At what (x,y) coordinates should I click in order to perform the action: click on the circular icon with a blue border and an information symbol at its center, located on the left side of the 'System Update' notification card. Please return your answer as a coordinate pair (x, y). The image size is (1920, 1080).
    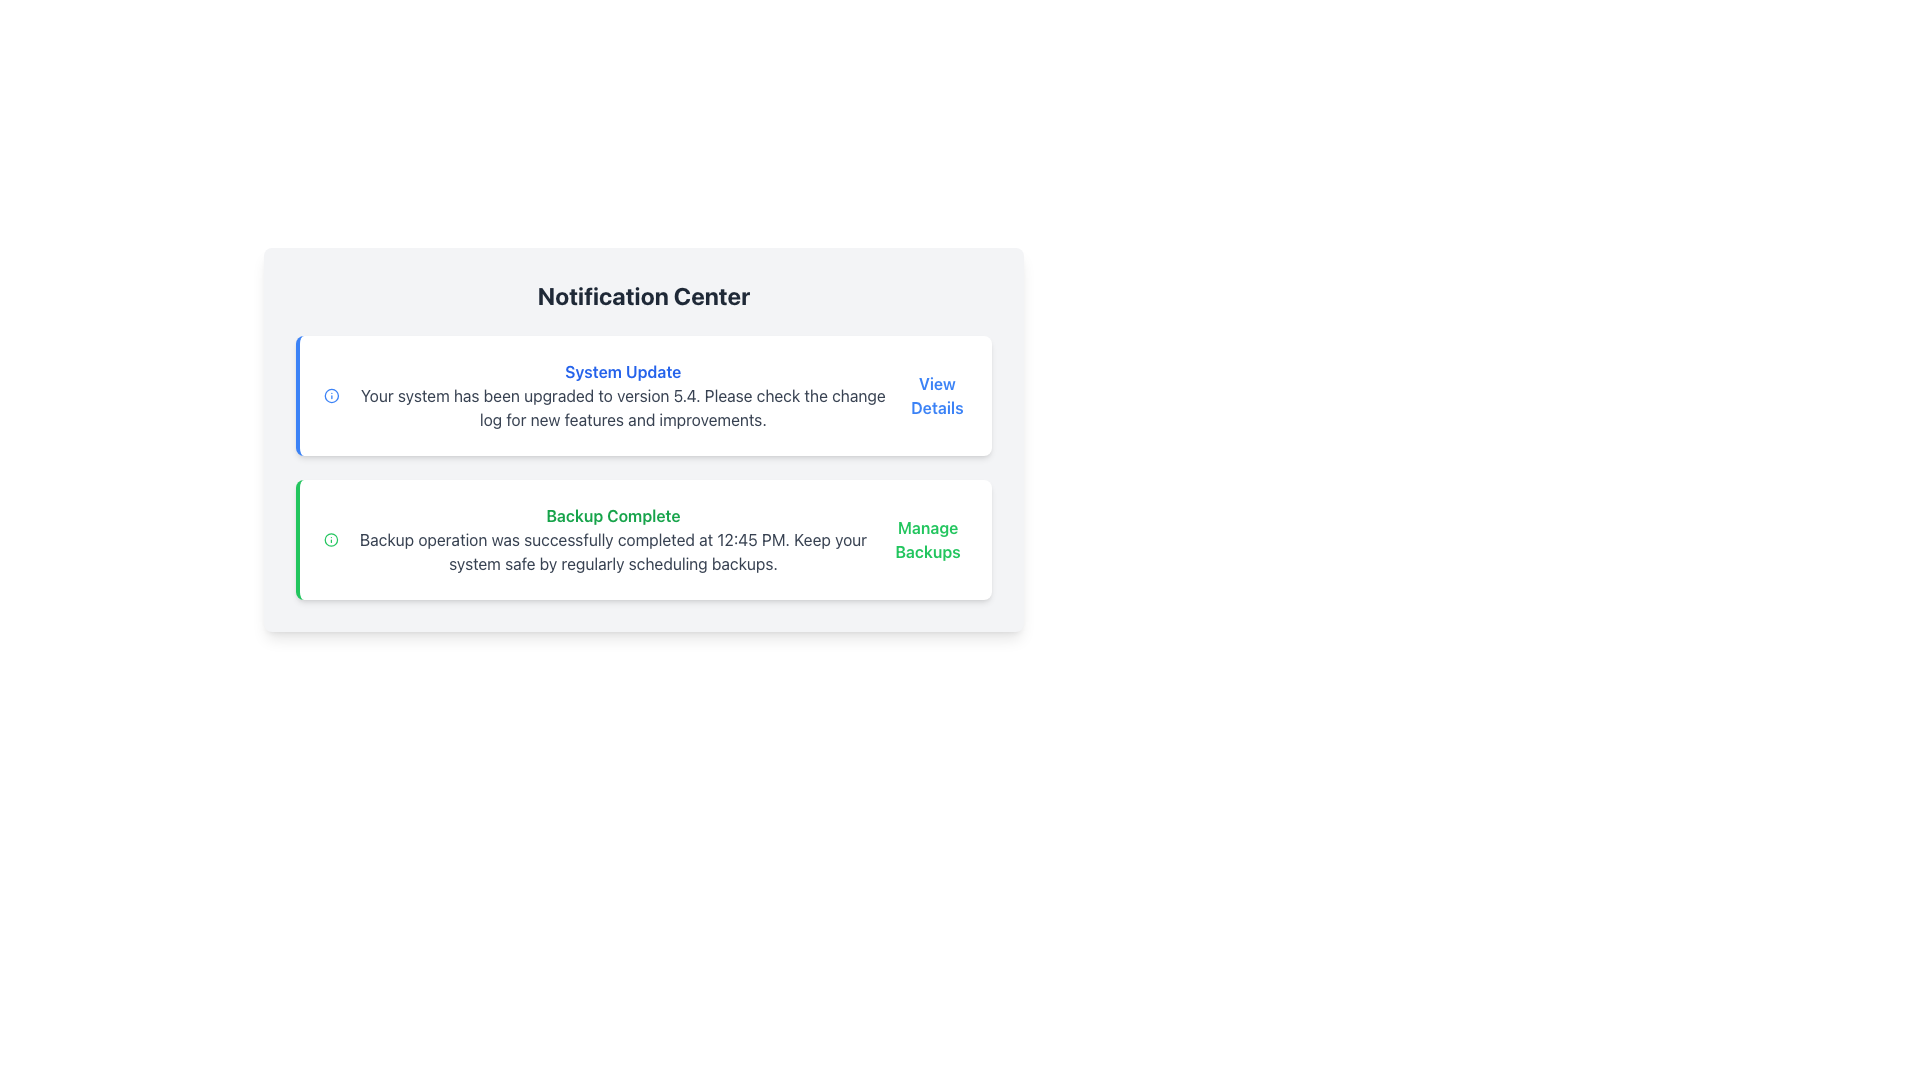
    Looking at the image, I should click on (331, 396).